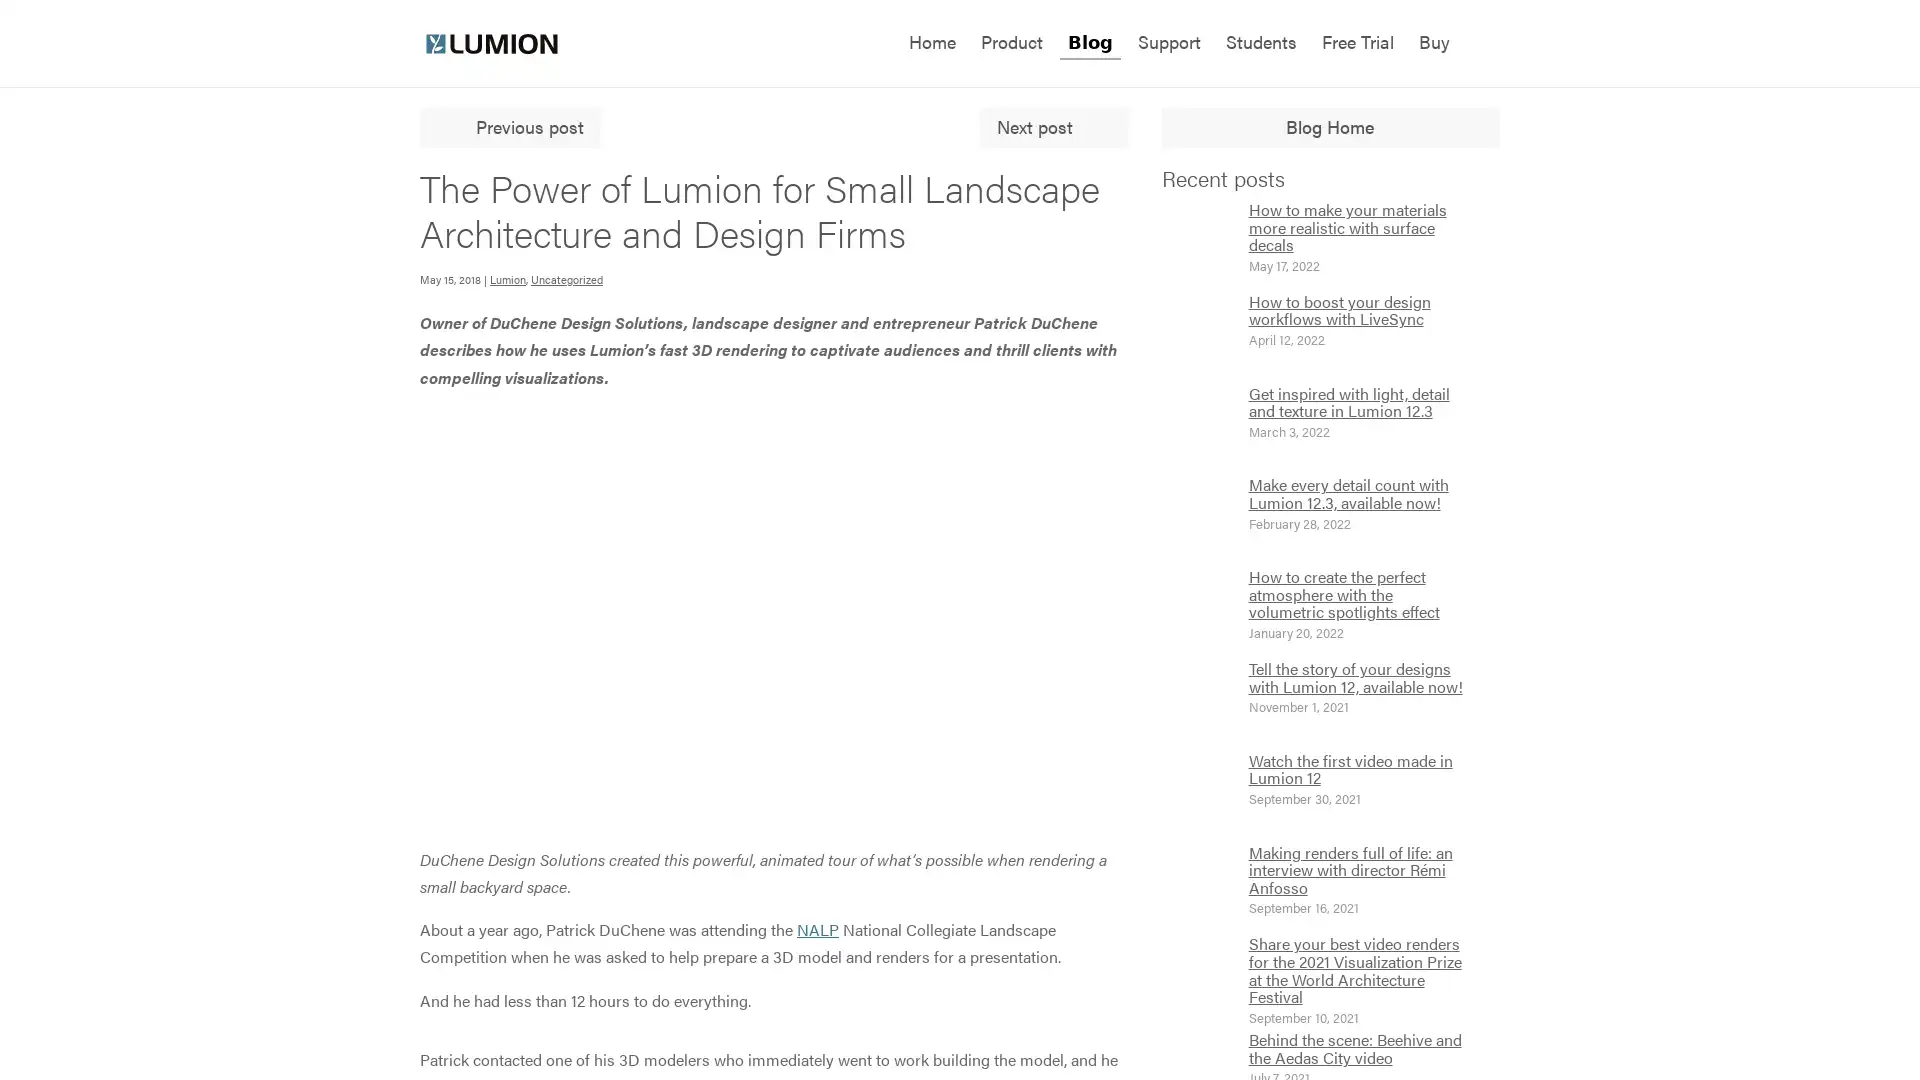  What do you see at coordinates (203, 948) in the screenshot?
I see `Reject All` at bounding box center [203, 948].